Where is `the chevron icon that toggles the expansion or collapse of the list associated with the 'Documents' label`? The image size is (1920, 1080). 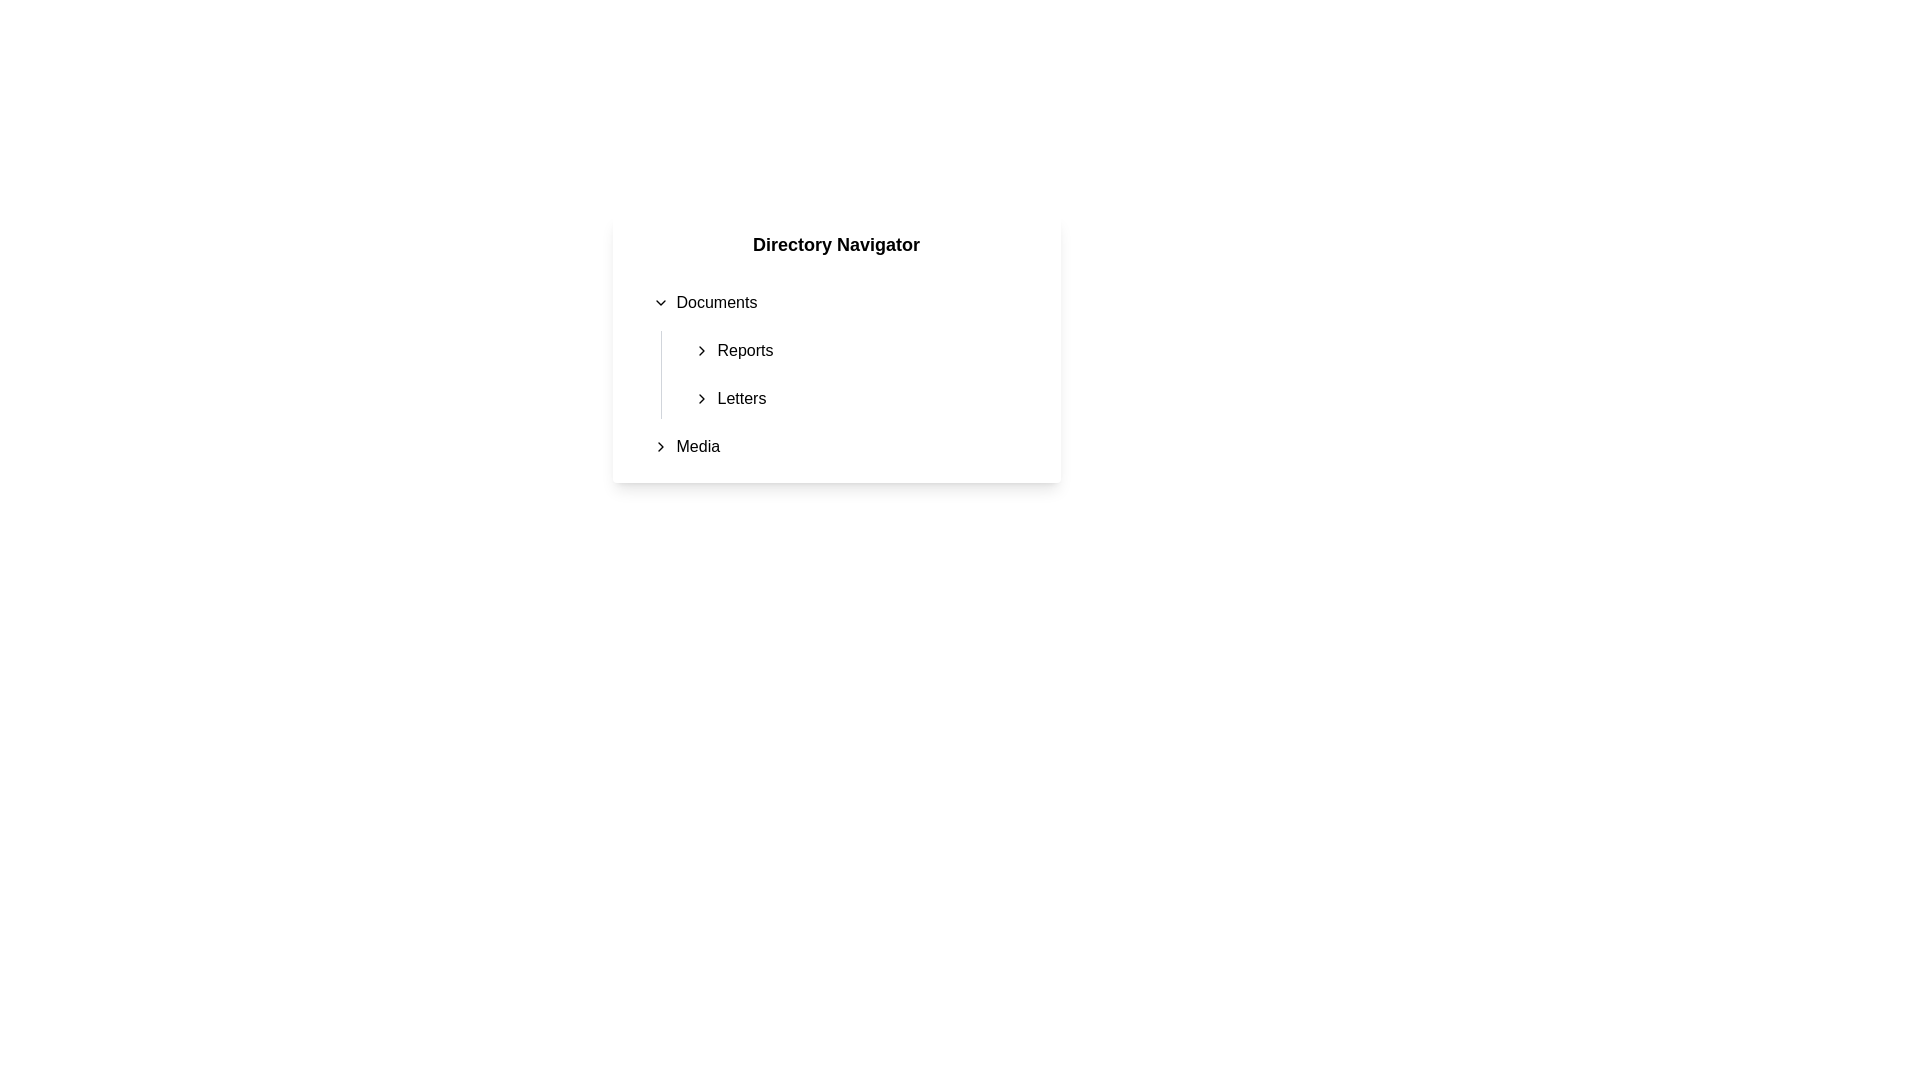 the chevron icon that toggles the expansion or collapse of the list associated with the 'Documents' label is located at coordinates (660, 303).